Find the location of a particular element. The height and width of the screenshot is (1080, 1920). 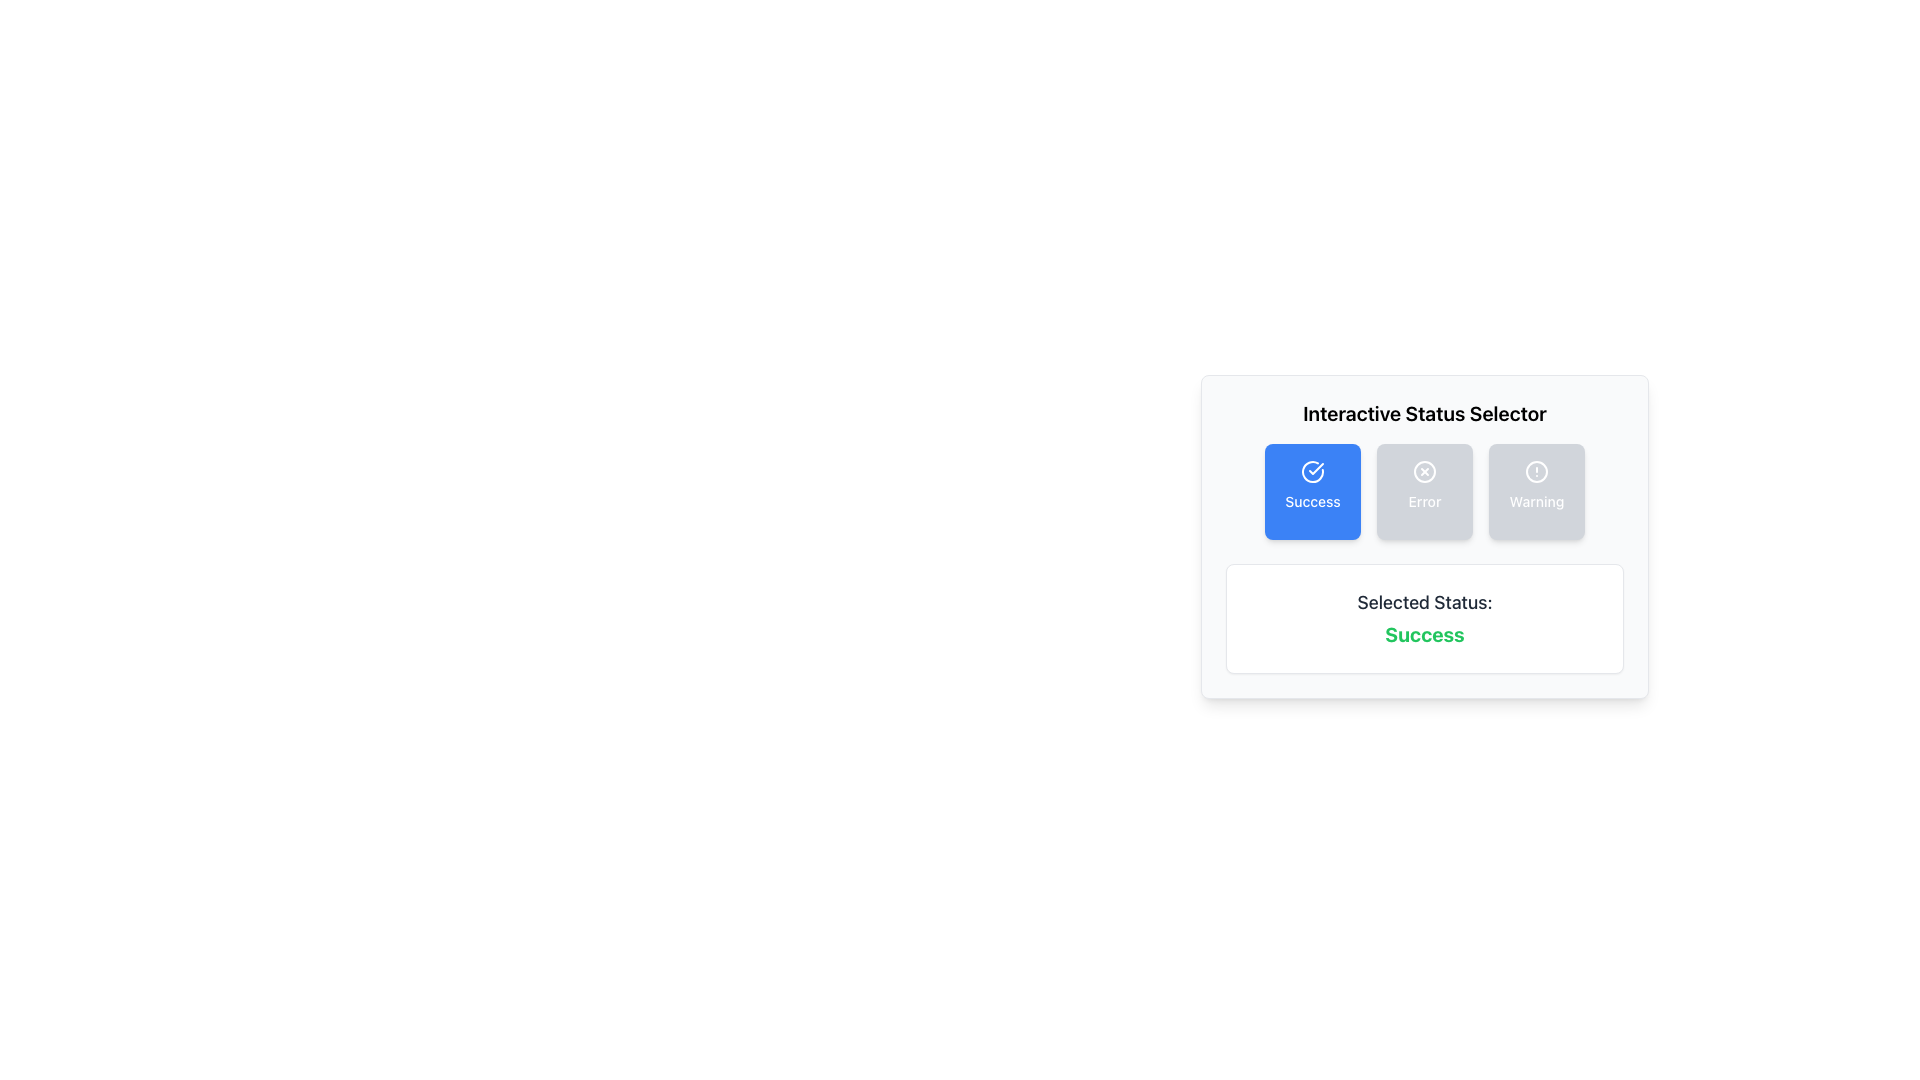

the circular graphical component of the warning indicator in the 'Warning' button, which is located in the 'Interactive Status Selector' component is located at coordinates (1535, 471).